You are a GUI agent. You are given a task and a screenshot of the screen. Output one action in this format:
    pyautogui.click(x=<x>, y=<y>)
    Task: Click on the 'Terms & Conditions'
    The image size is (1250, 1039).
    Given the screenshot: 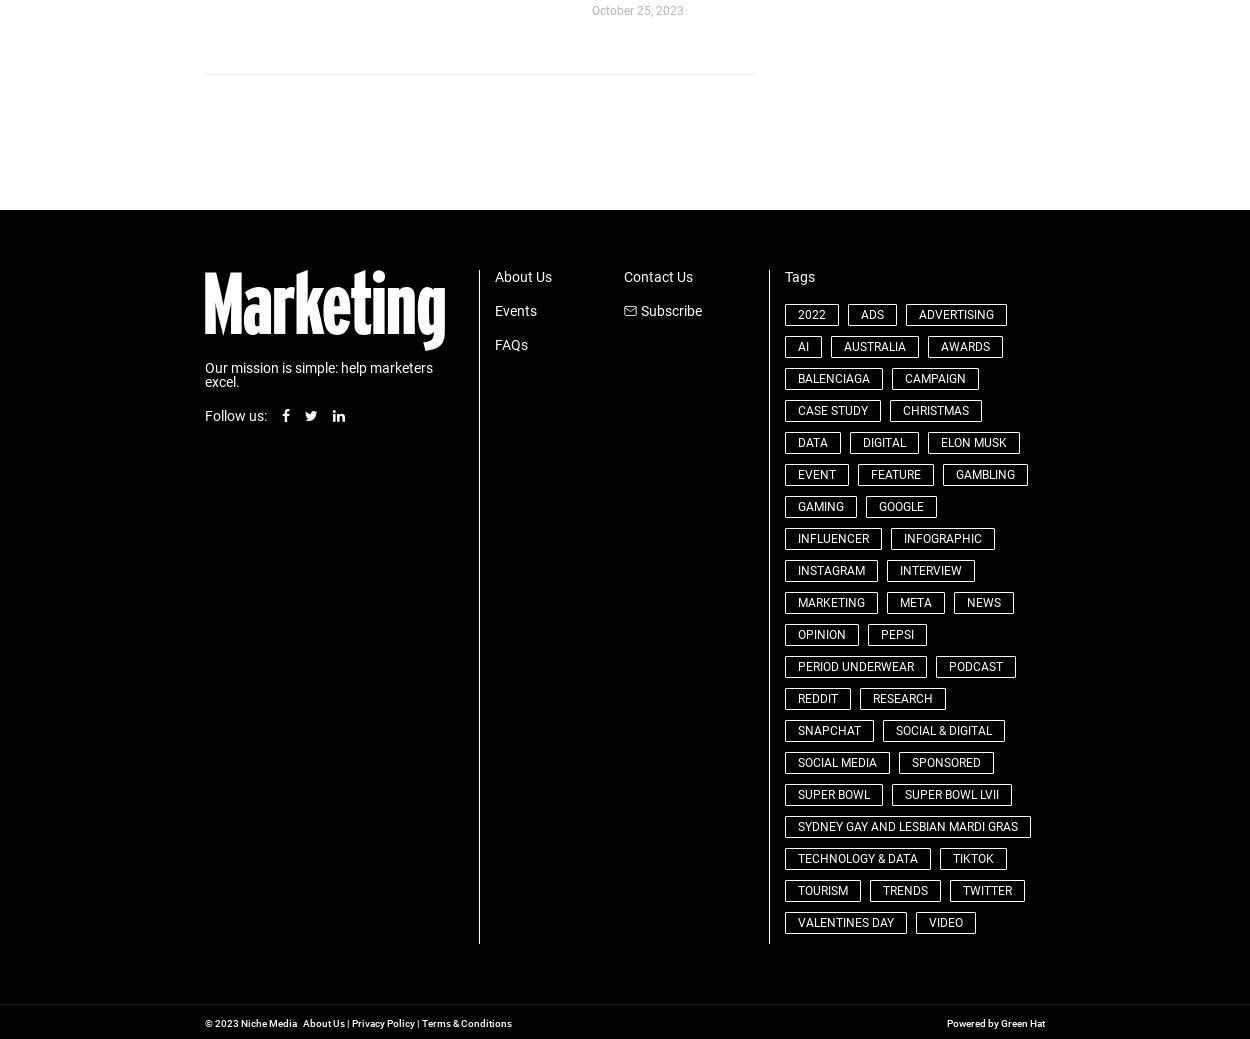 What is the action you would take?
    pyautogui.click(x=466, y=1022)
    